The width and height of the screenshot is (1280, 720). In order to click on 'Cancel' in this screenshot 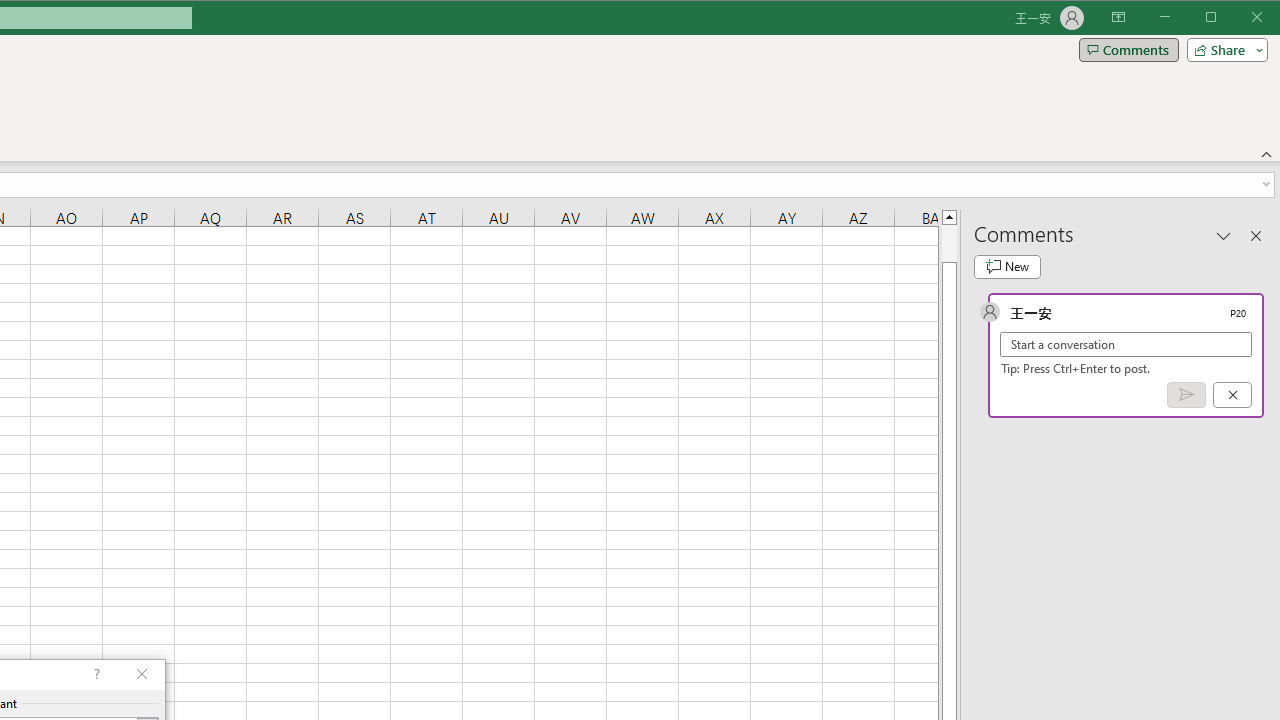, I will do `click(1231, 395)`.